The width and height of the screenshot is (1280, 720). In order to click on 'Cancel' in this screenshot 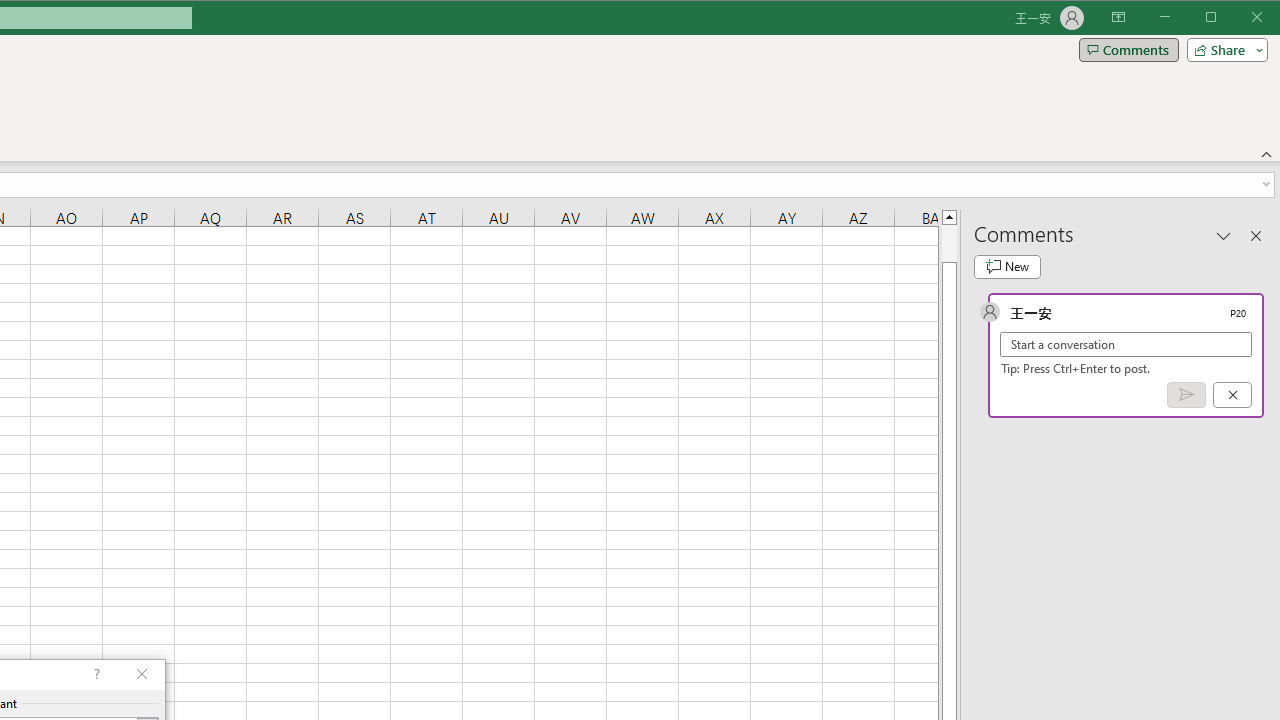, I will do `click(1231, 395)`.